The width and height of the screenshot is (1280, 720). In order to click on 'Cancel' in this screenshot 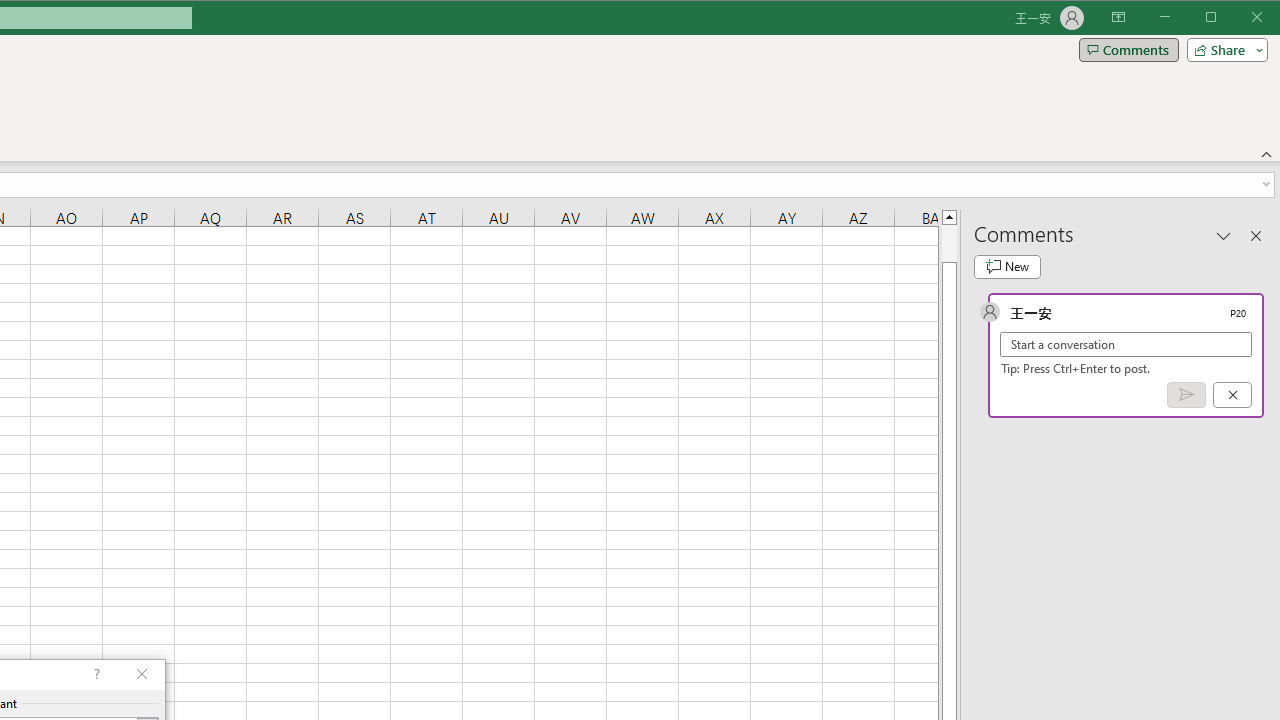, I will do `click(1231, 395)`.